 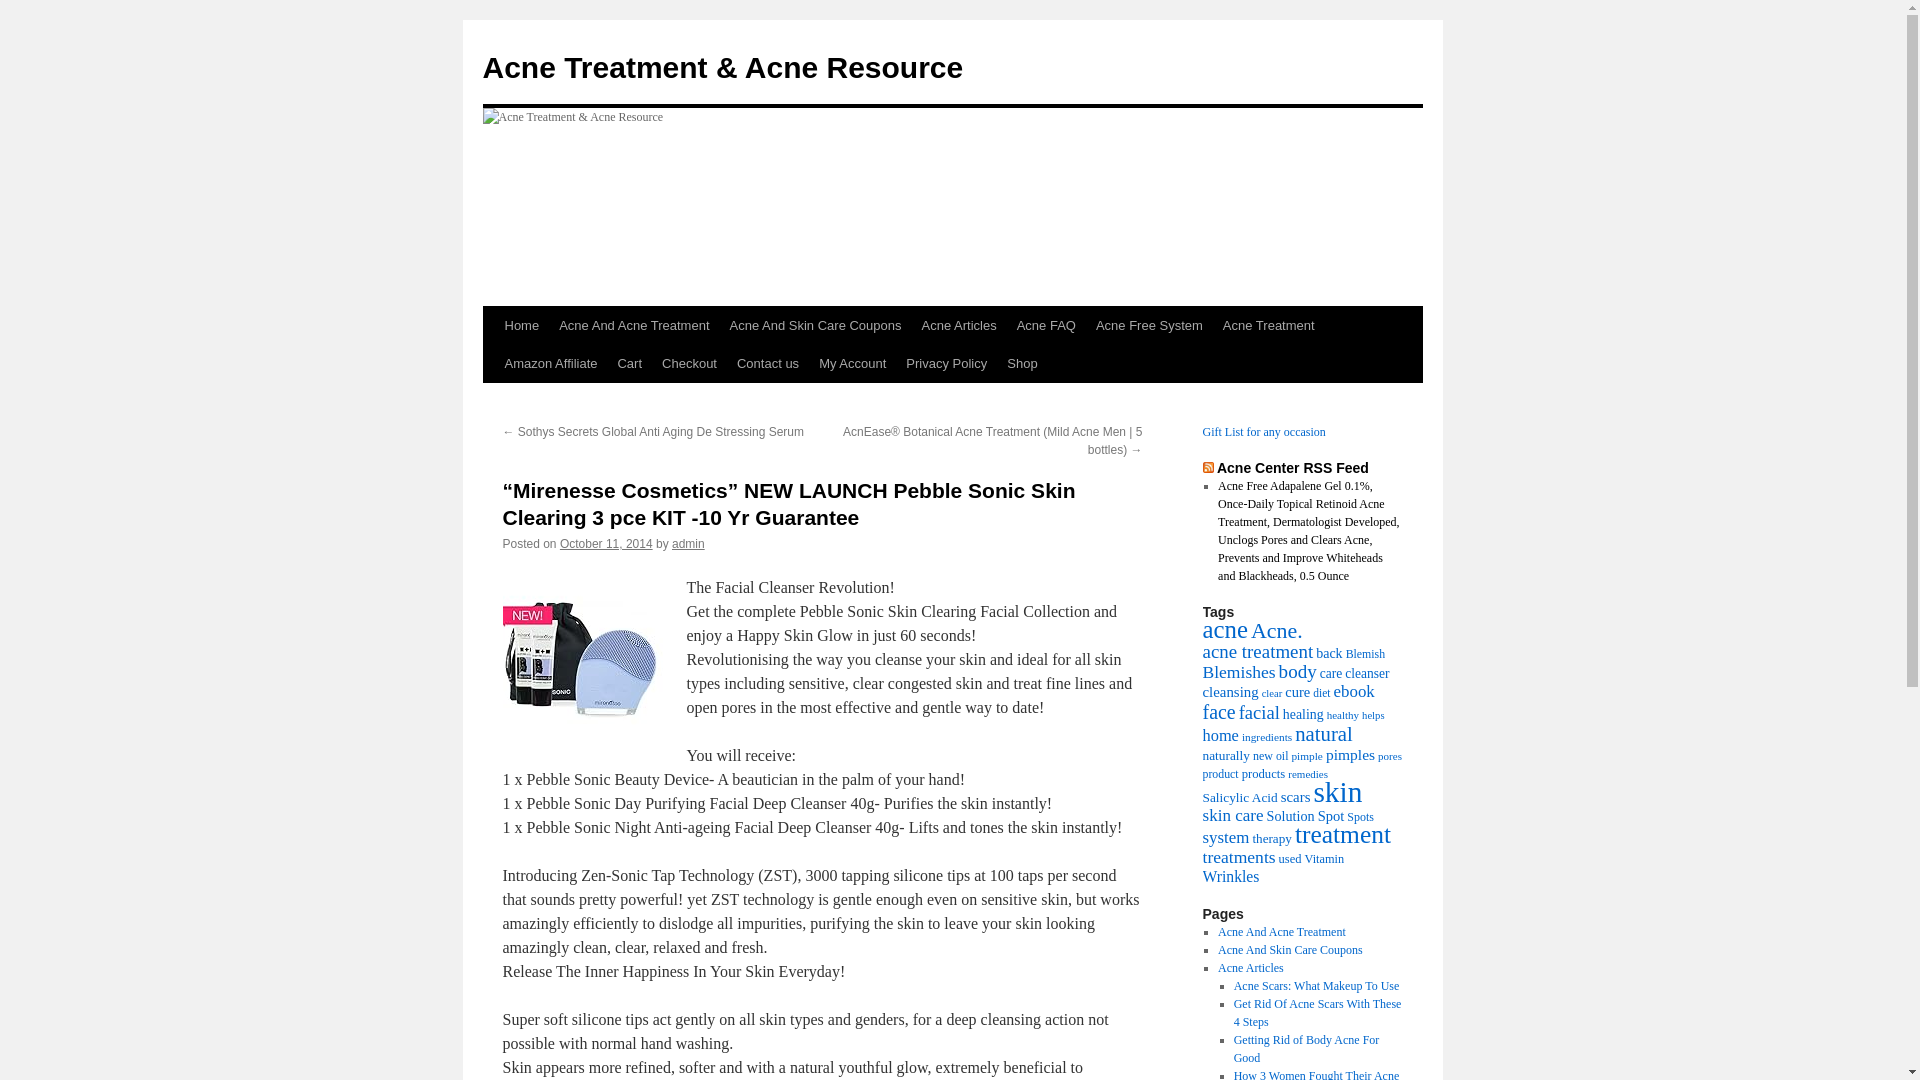 What do you see at coordinates (1337, 790) in the screenshot?
I see `'skin'` at bounding box center [1337, 790].